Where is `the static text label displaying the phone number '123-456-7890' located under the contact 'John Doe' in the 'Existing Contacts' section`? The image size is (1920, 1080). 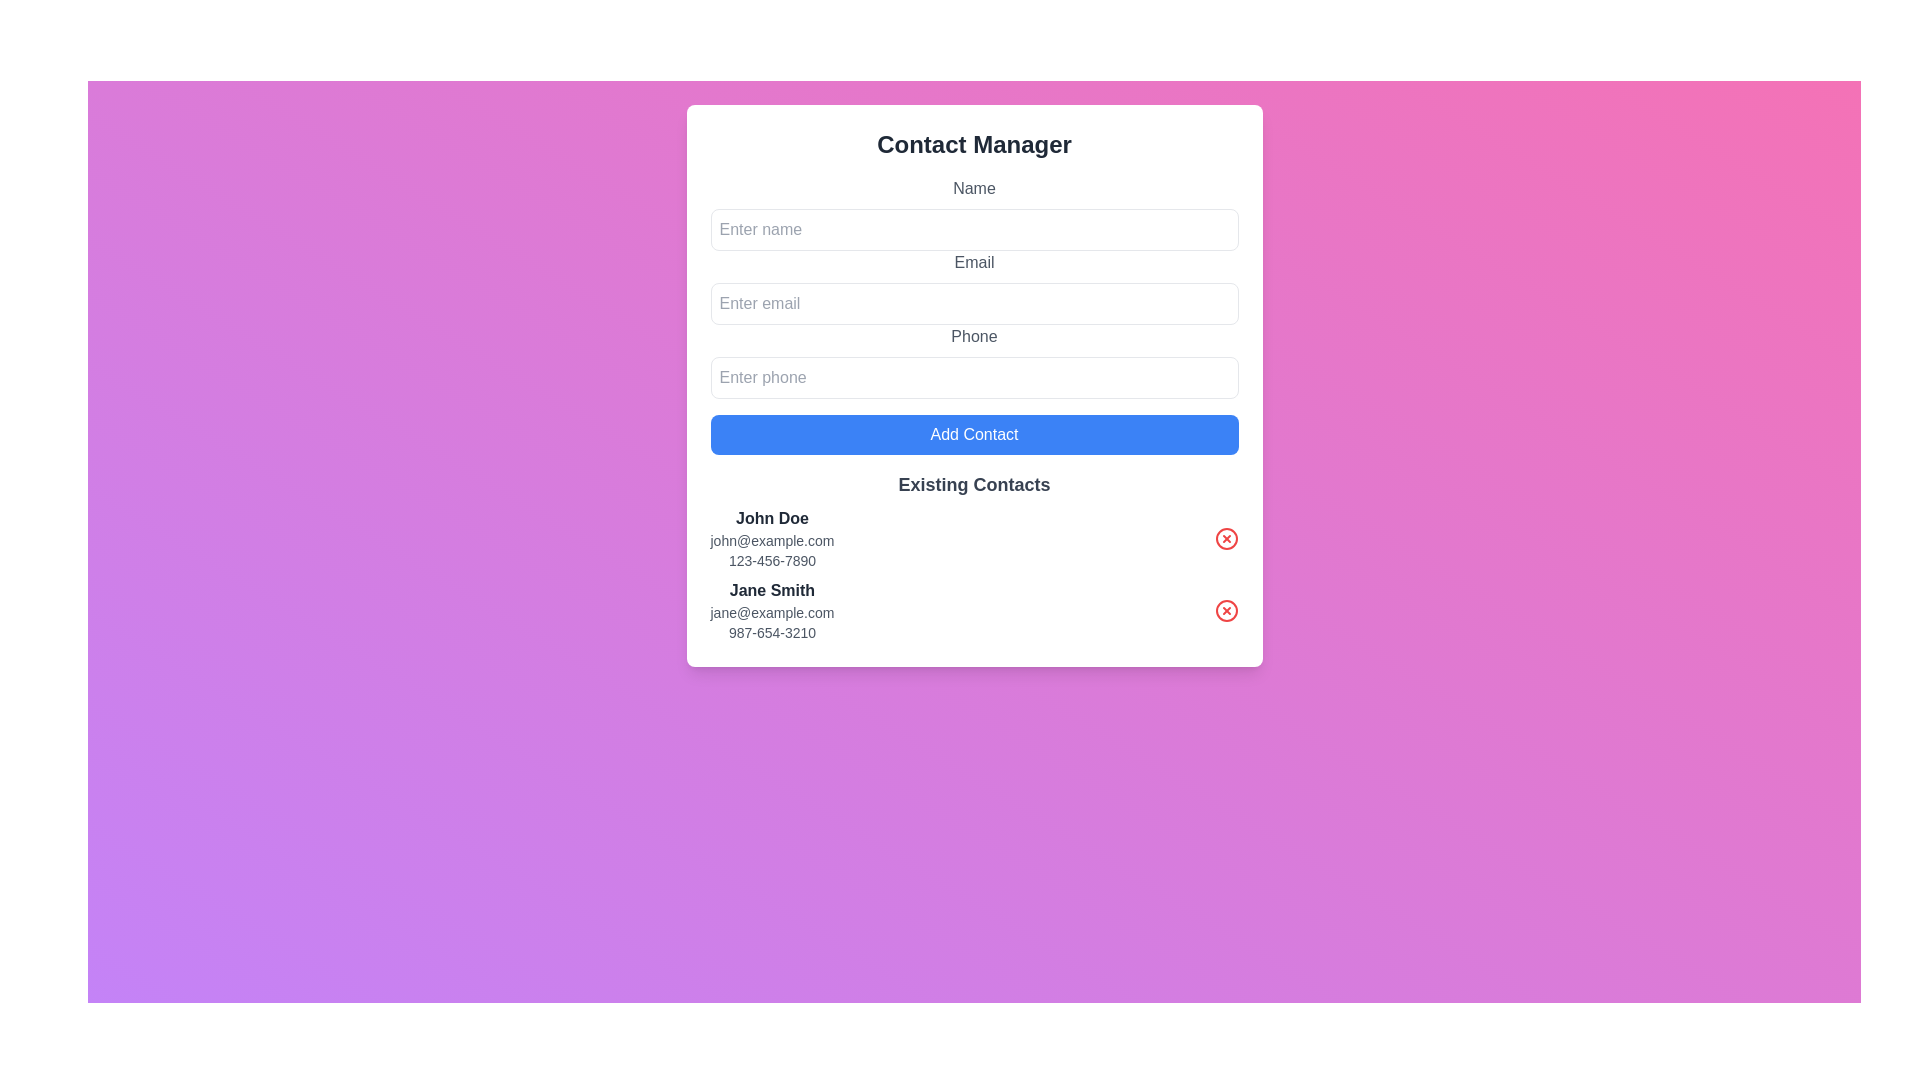 the static text label displaying the phone number '123-456-7890' located under the contact 'John Doe' in the 'Existing Contacts' section is located at coordinates (771, 560).